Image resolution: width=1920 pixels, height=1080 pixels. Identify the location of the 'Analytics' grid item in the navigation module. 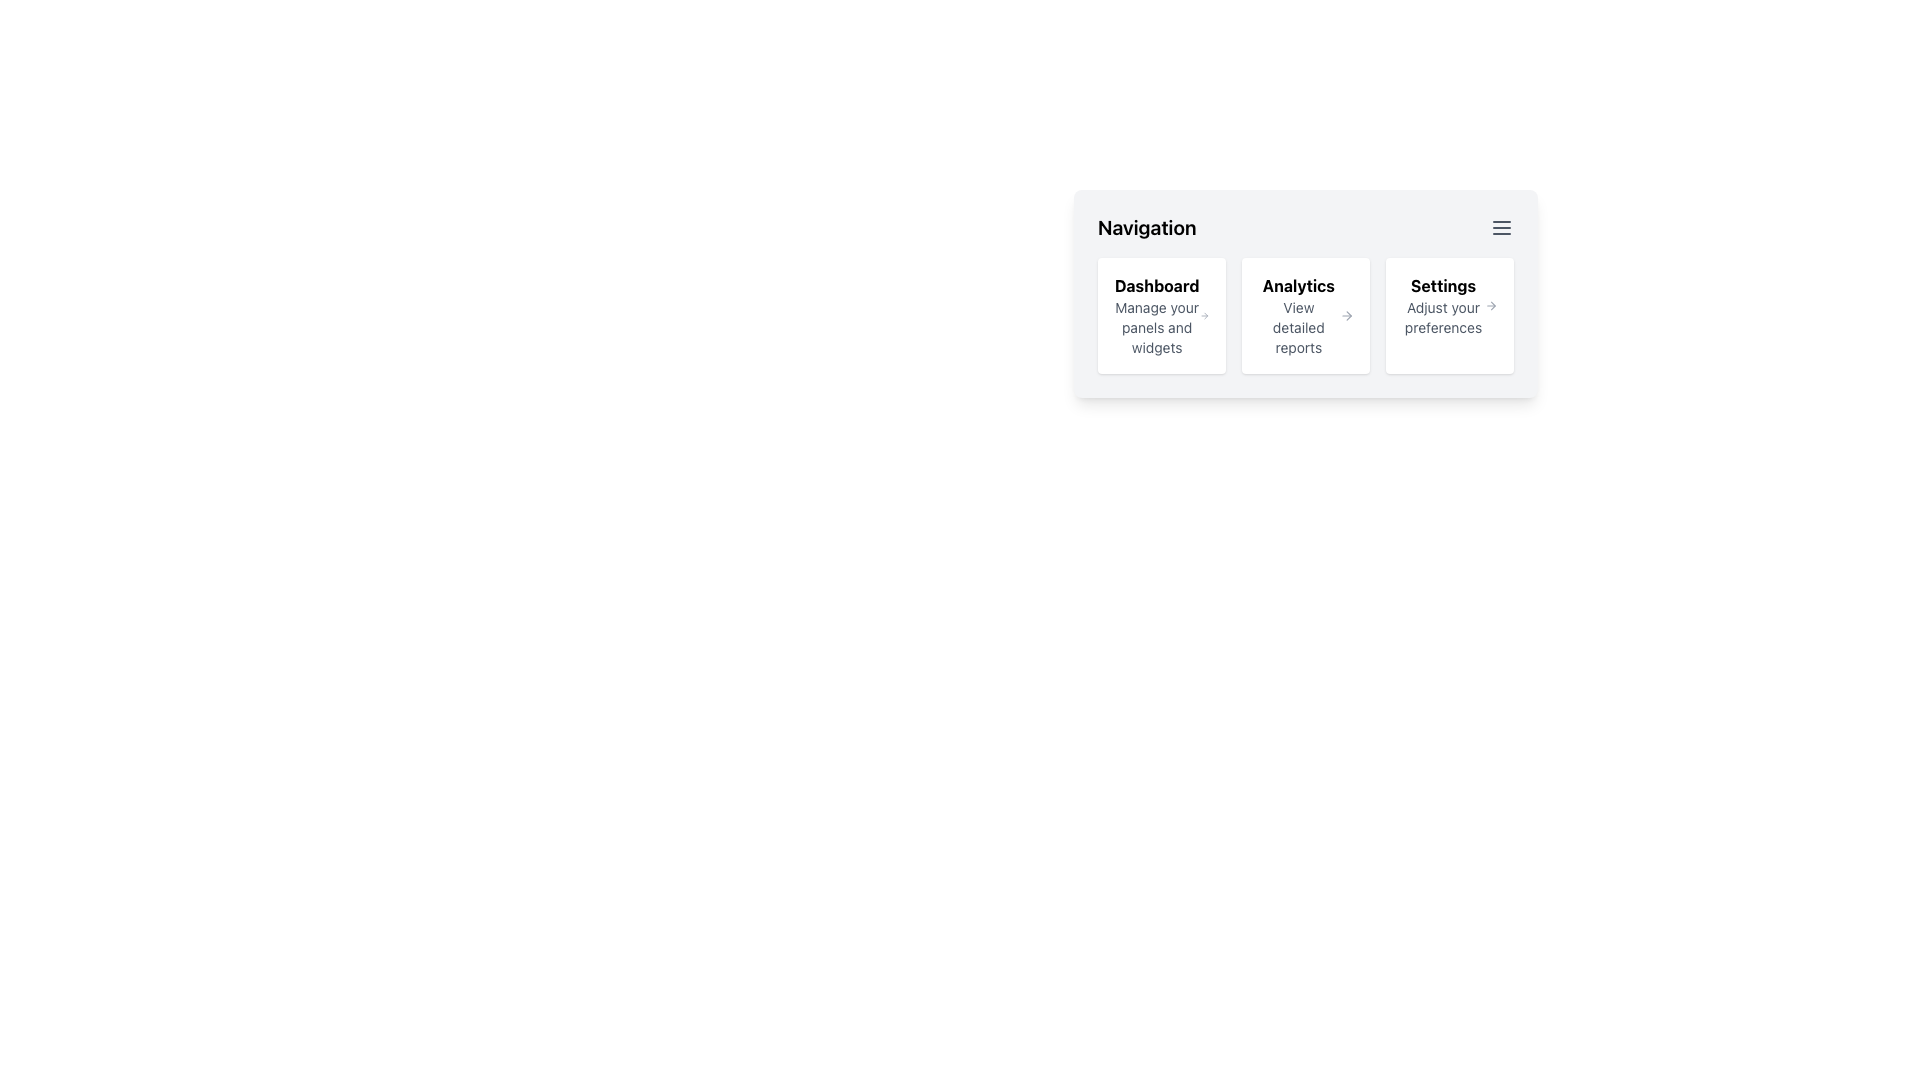
(1305, 315).